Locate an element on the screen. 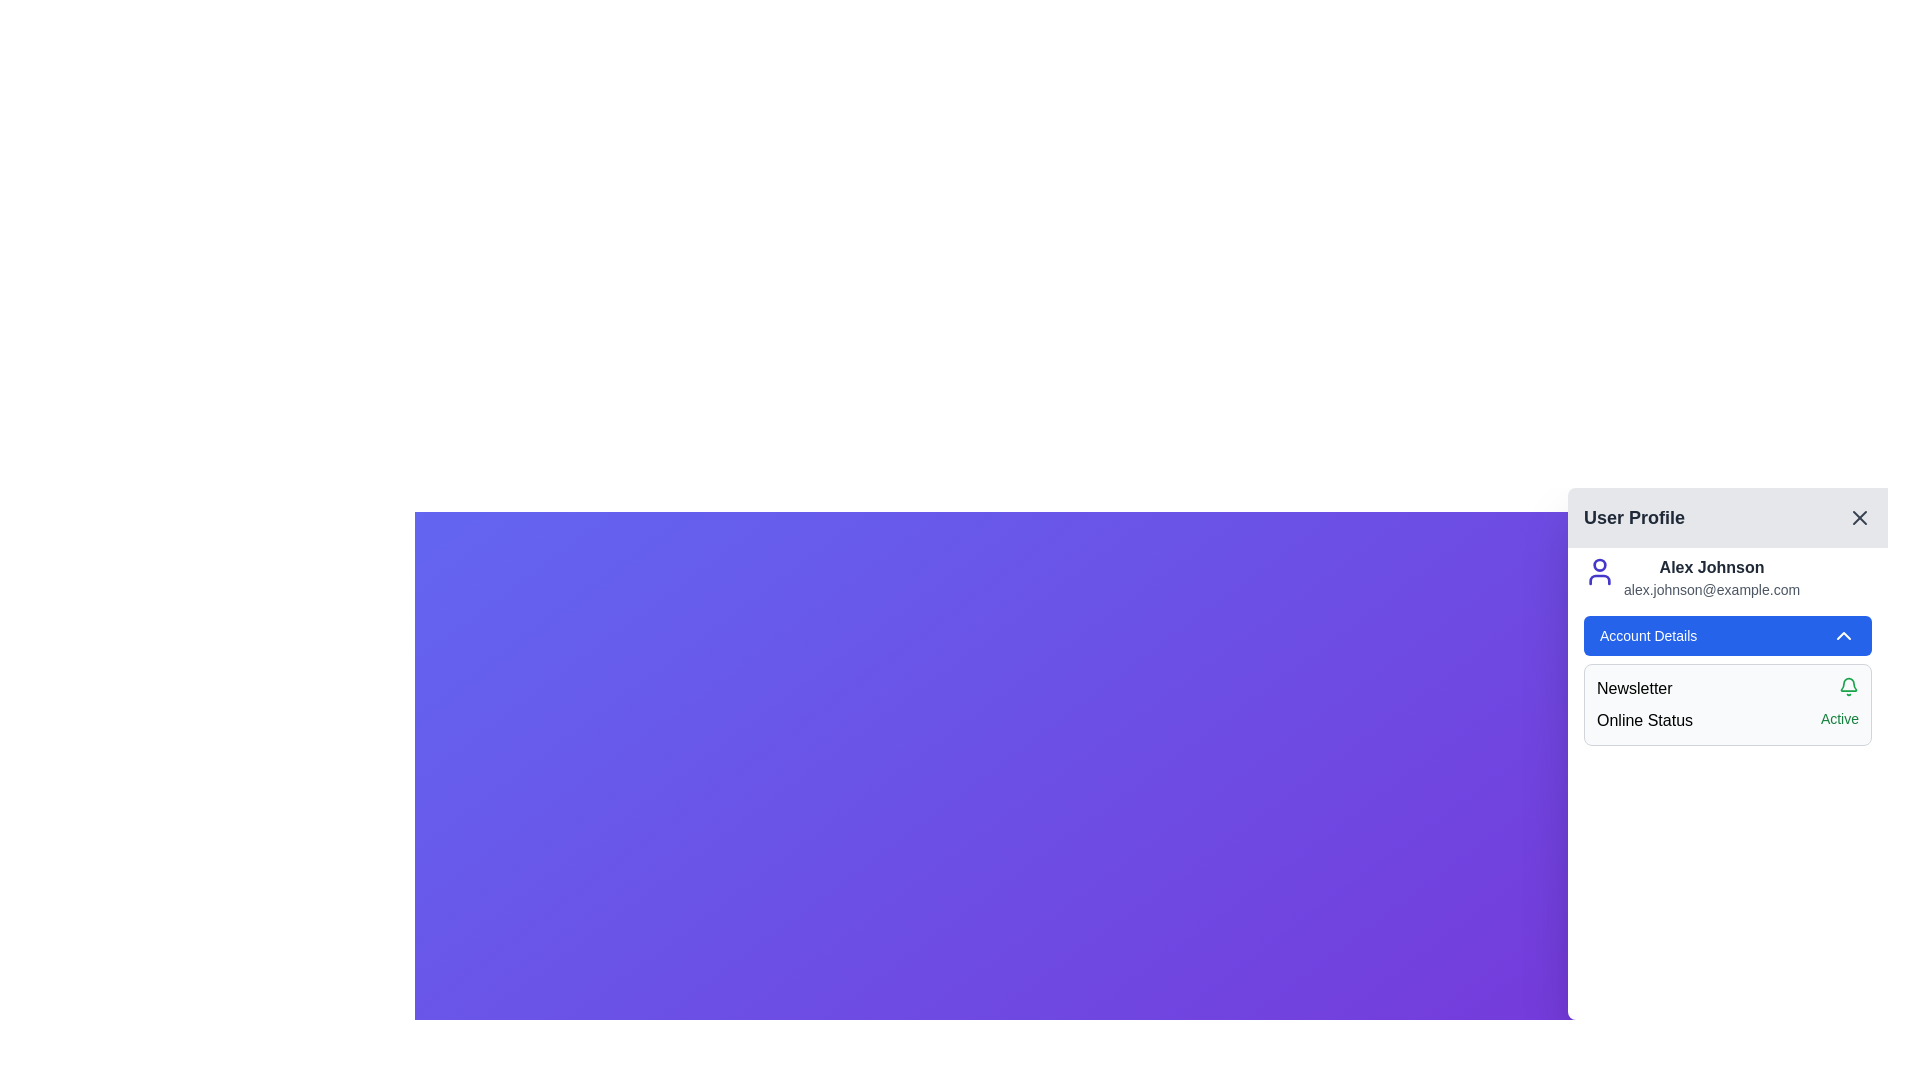  the 'Newsletter' label in the User Profile panel, which introduces the newsletter subscription settings is located at coordinates (1634, 688).